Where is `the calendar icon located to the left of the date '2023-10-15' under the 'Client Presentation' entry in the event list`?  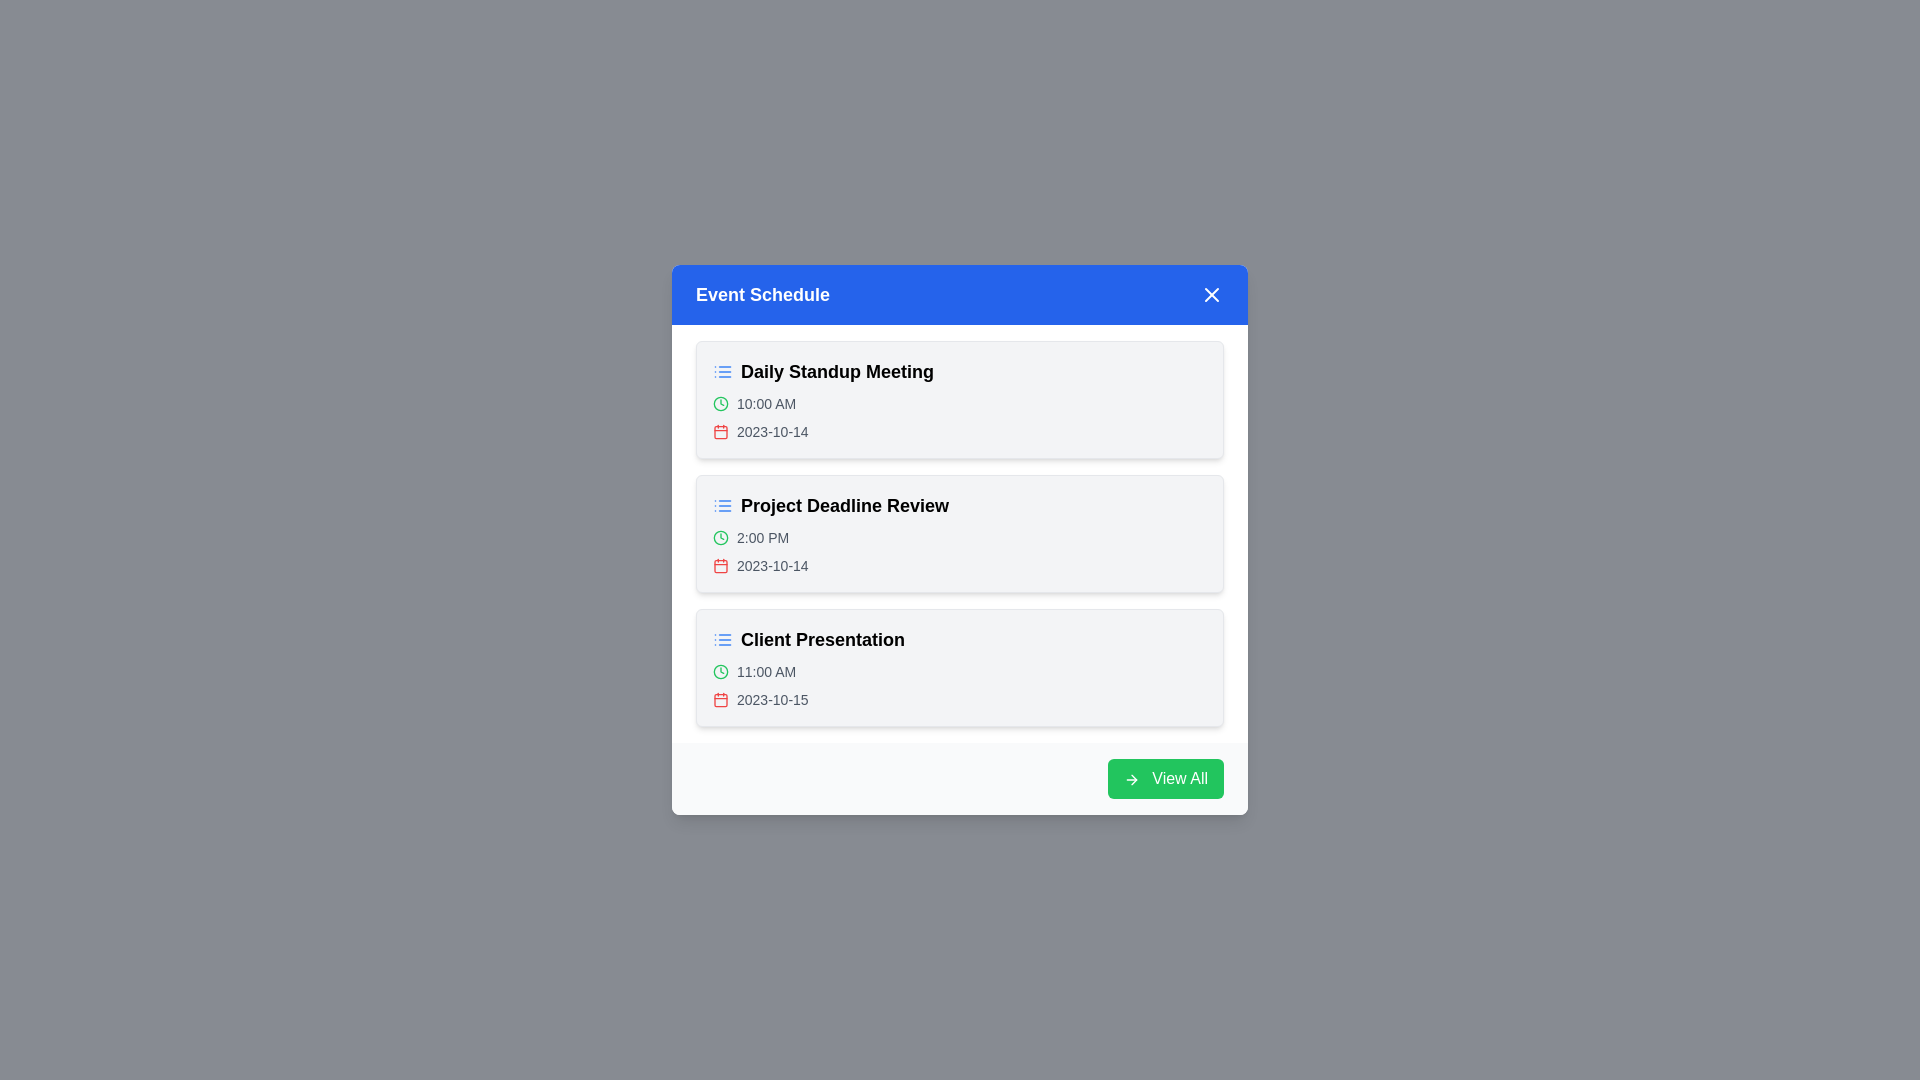 the calendar icon located to the left of the date '2023-10-15' under the 'Client Presentation' entry in the event list is located at coordinates (720, 698).